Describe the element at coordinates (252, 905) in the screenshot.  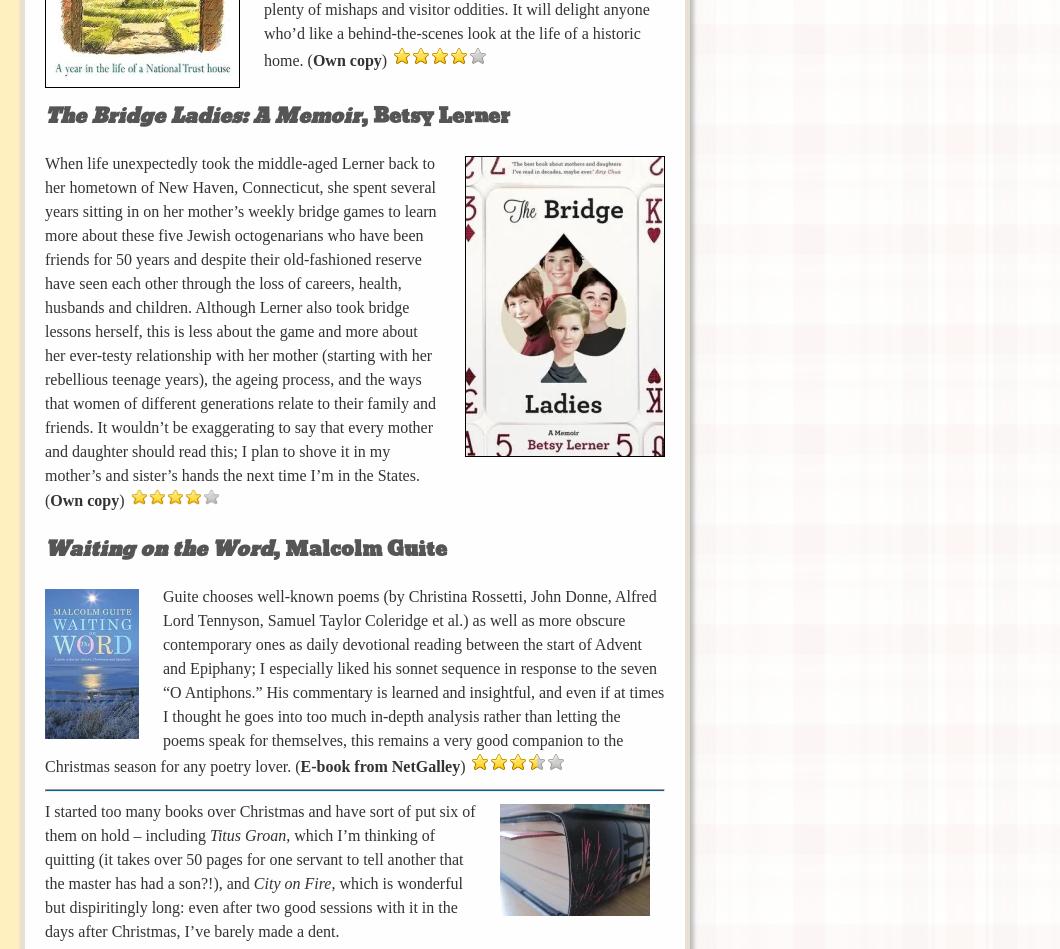
I see `', which is wonderful but dispiritingly long: even after two good sessions with it in the days after Christmas, I’ve barely made a dent.'` at that location.